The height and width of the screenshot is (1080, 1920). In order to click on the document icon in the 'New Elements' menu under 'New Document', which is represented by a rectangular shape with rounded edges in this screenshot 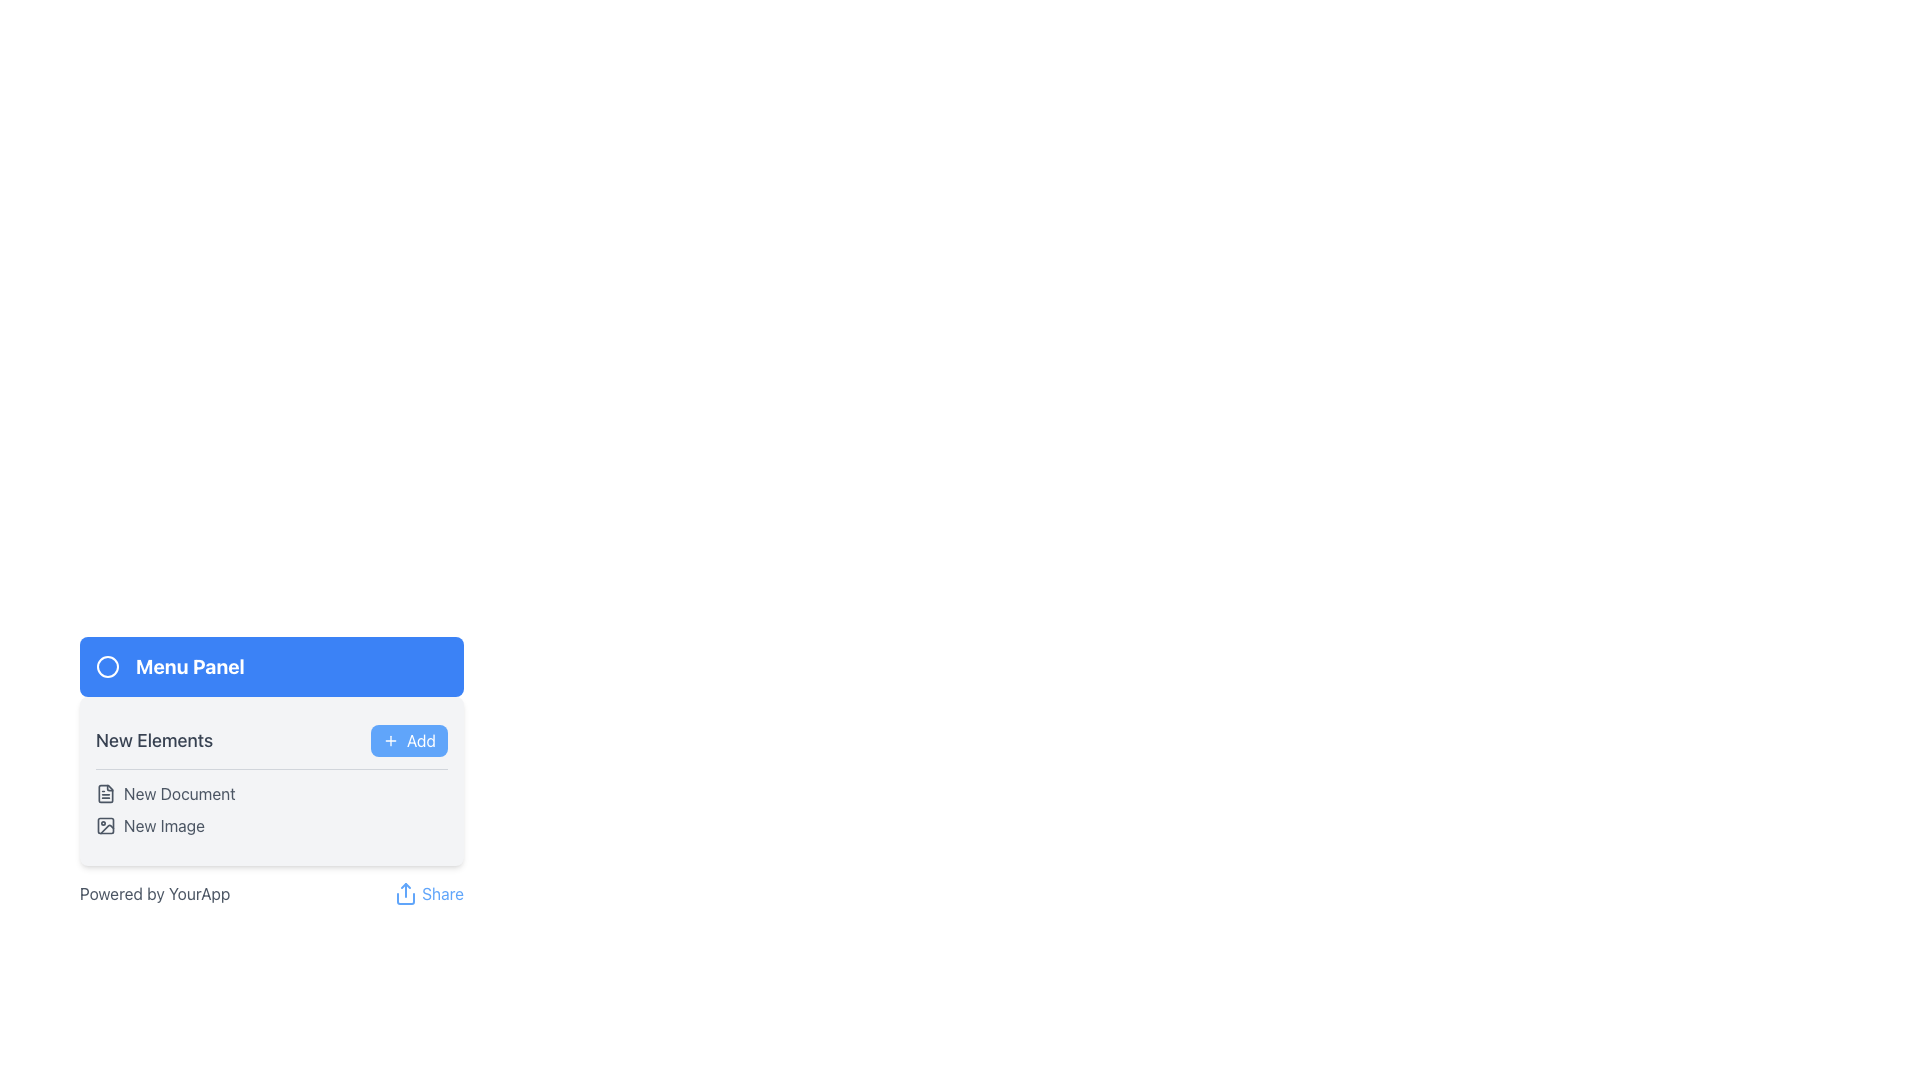, I will do `click(104, 793)`.